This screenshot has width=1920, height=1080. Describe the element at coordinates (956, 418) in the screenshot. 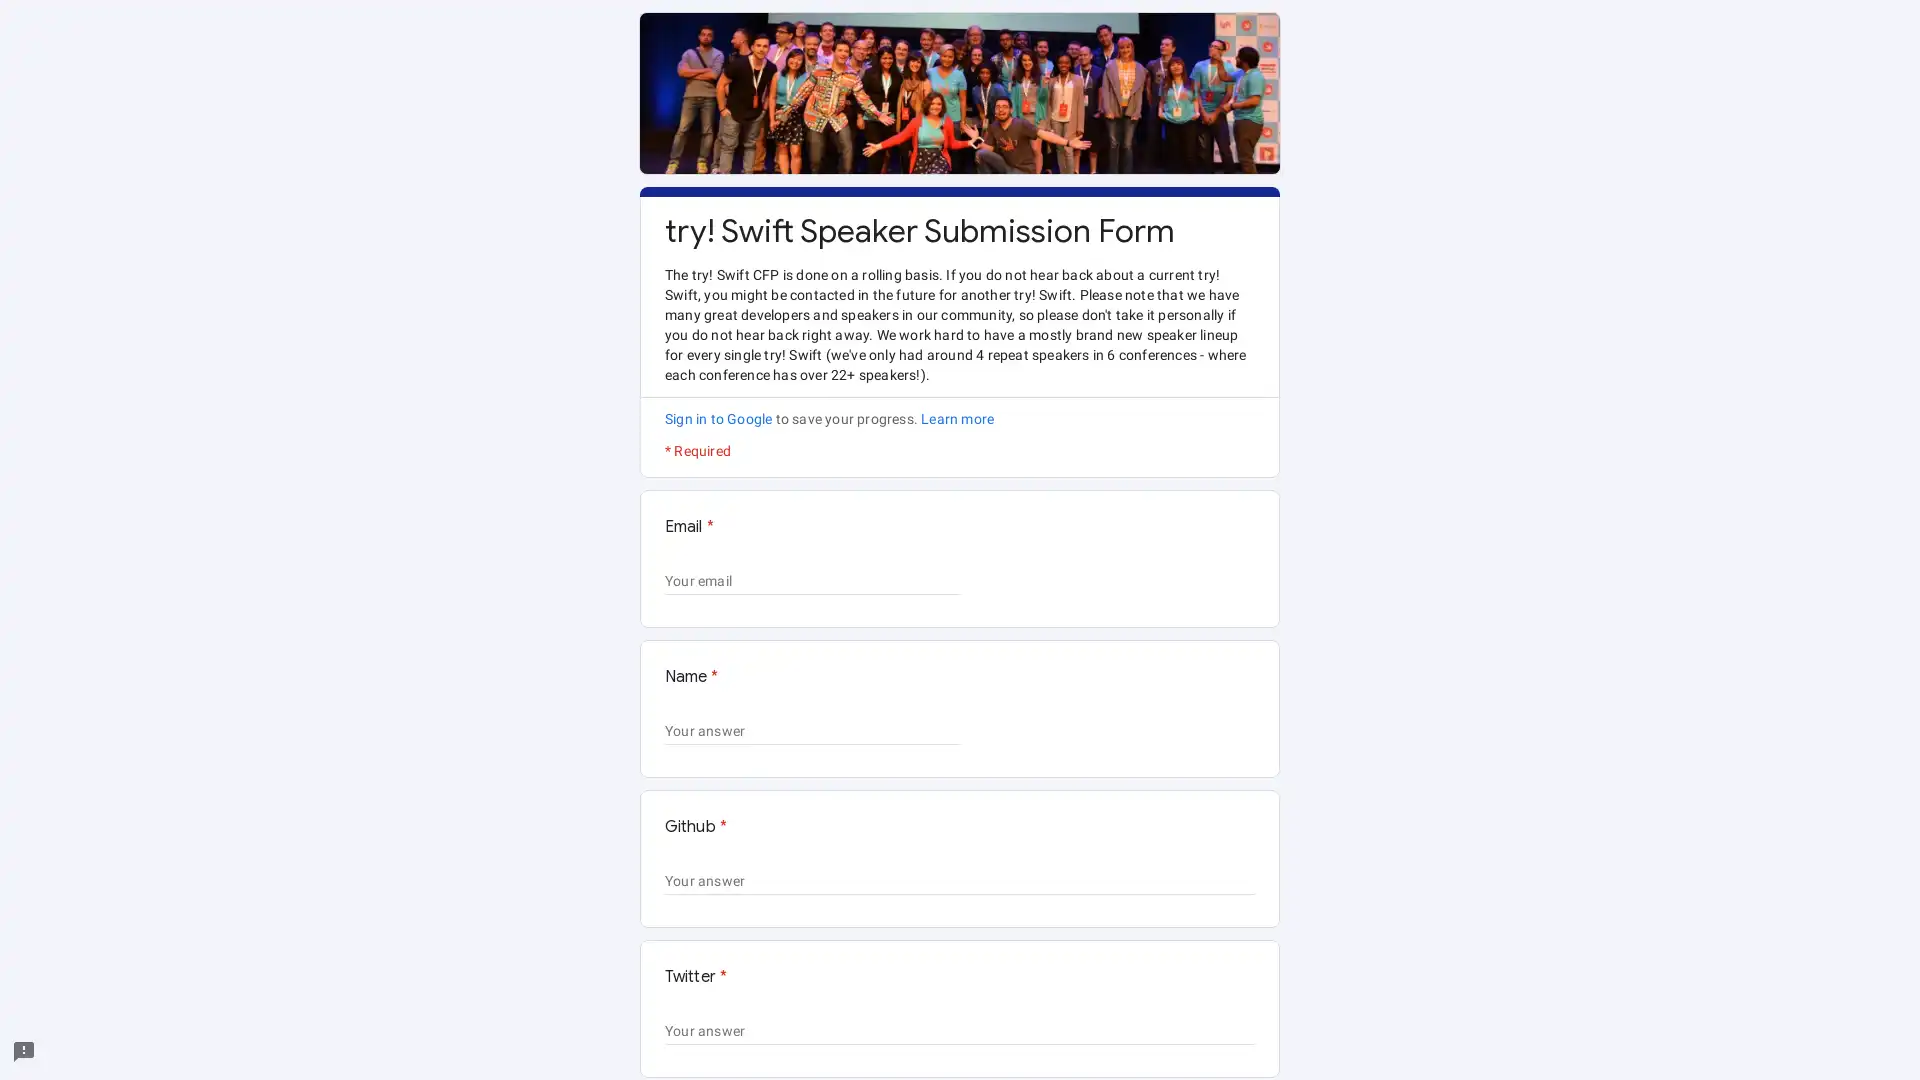

I see `Learn more` at that location.